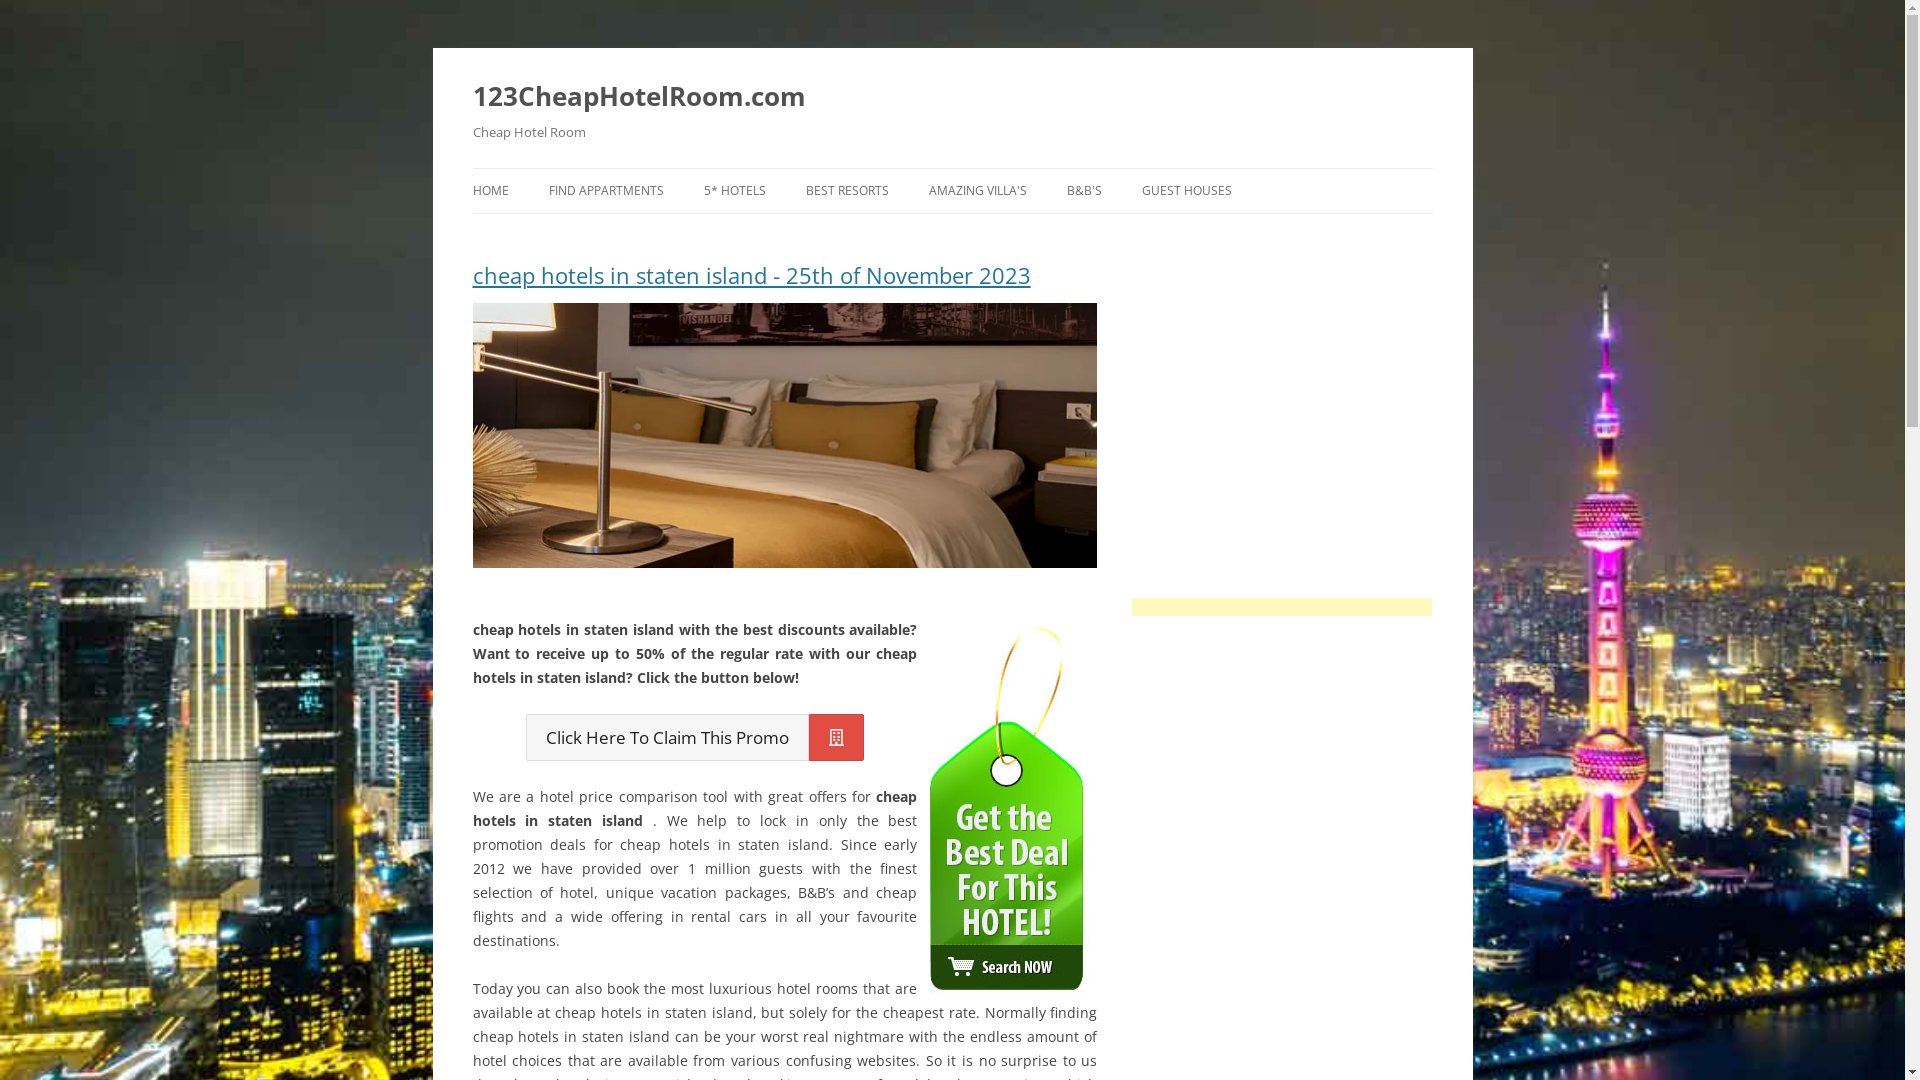  I want to click on '5* HOTELS', so click(733, 191).